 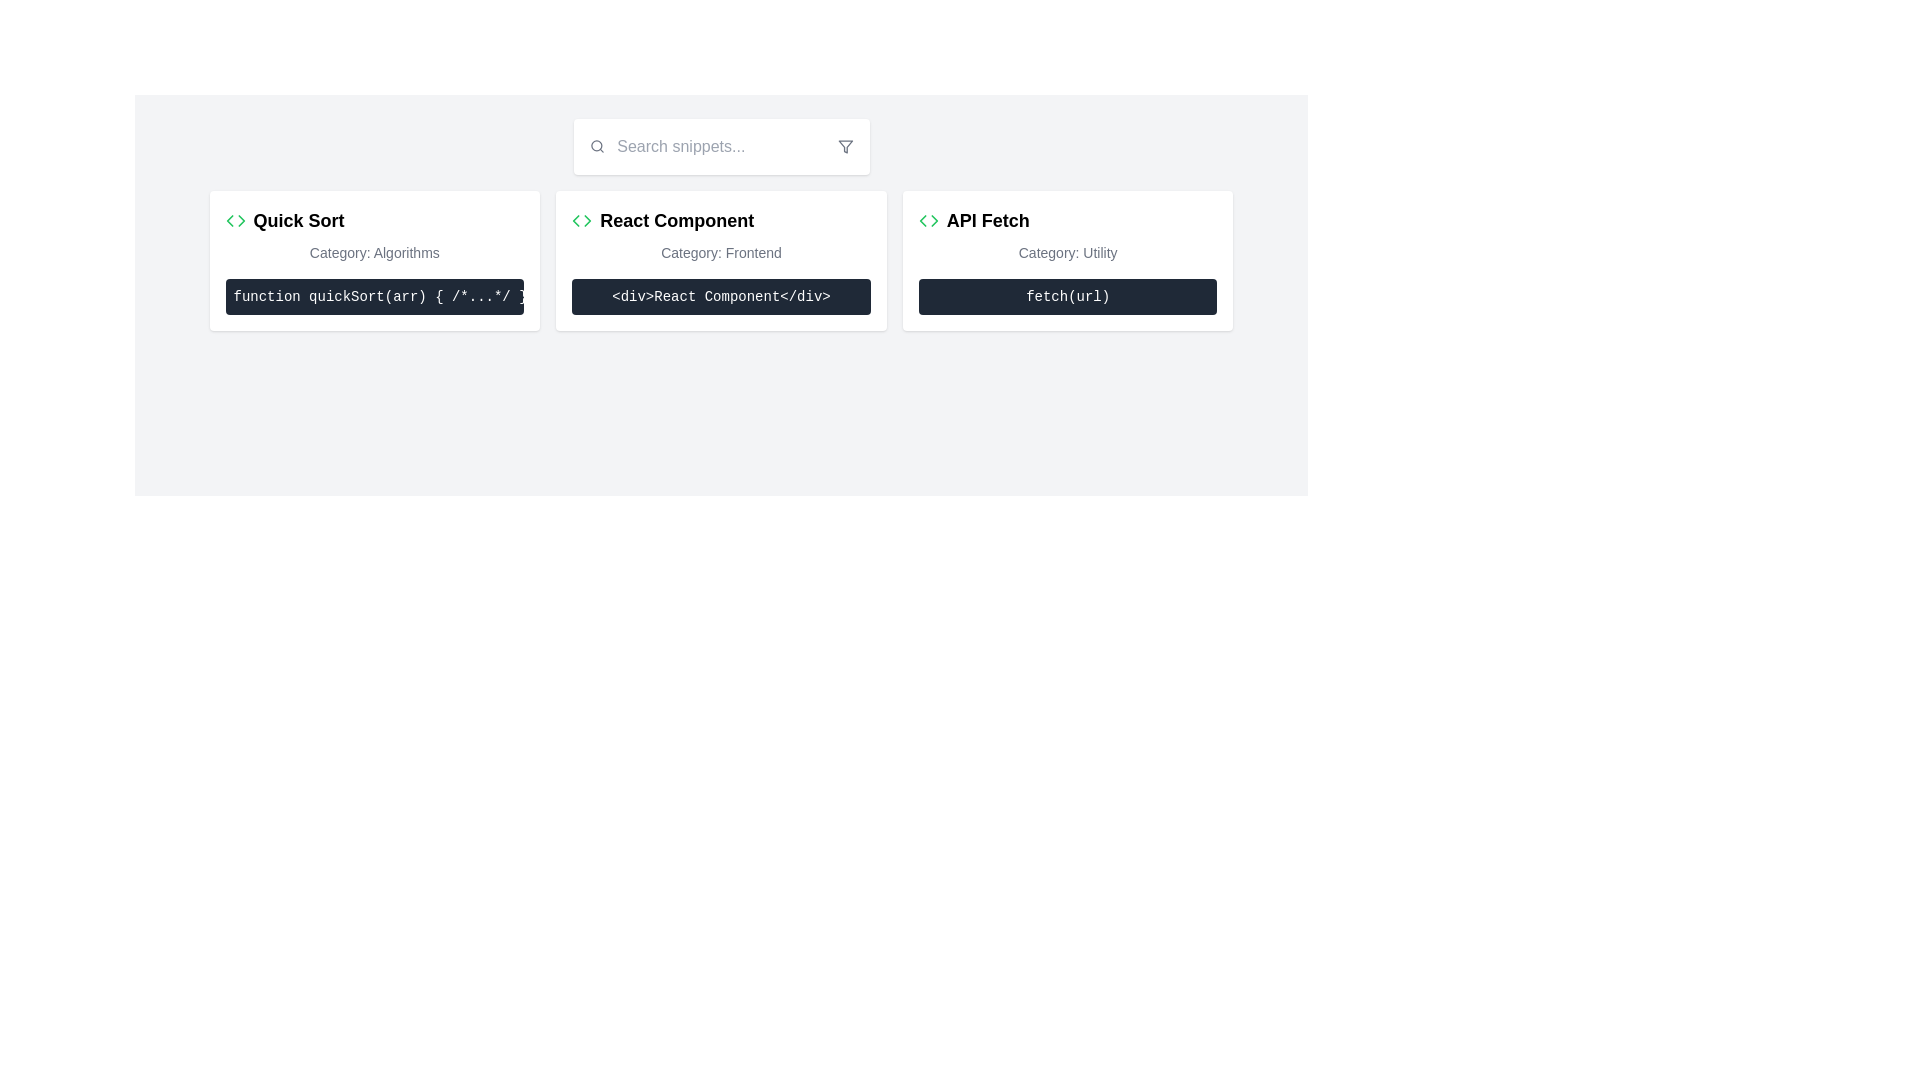 What do you see at coordinates (1067, 297) in the screenshot?
I see `the text-display component styled as a code block displaying 'fetch(url)' located within the 'API Fetch' card, beneath the subtitle 'Category: Utility'` at bounding box center [1067, 297].